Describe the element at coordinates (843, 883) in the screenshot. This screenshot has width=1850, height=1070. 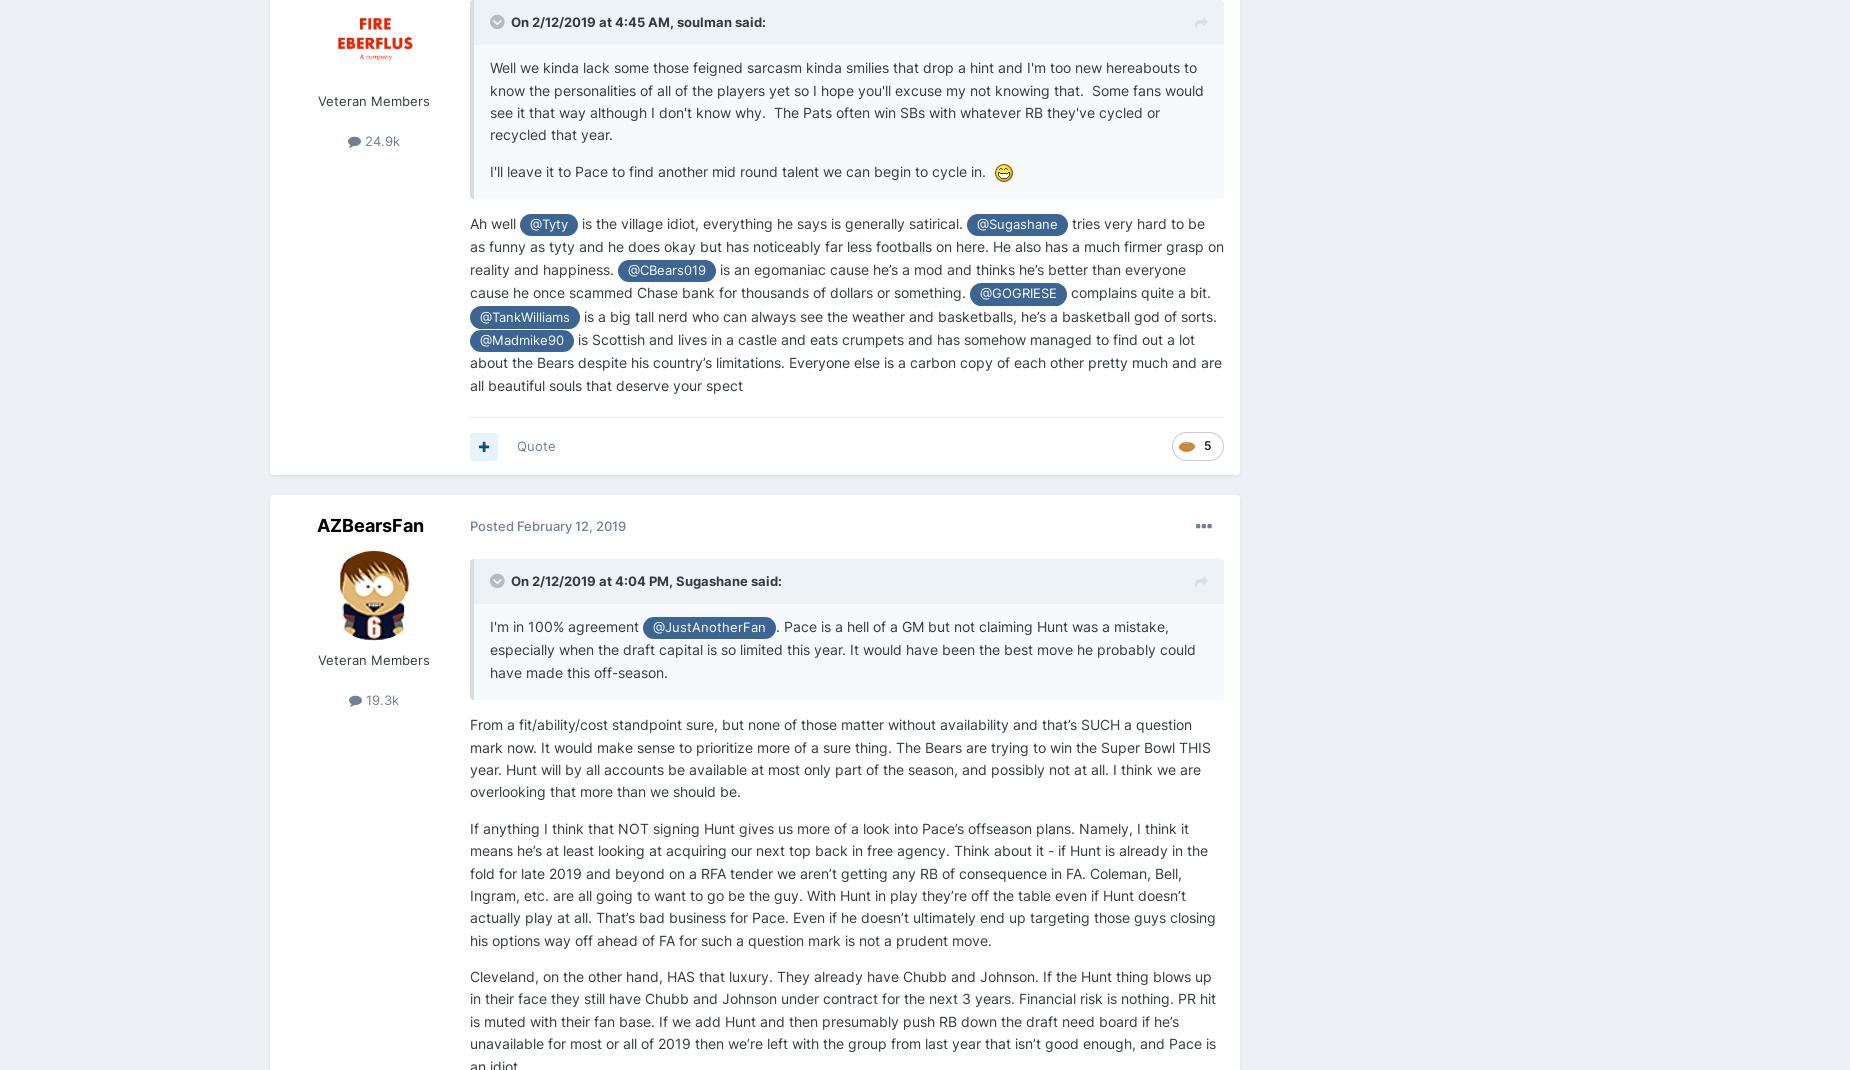
I see `'If anything I think that NOT signing Hunt gives us more of a look into Pace’s offseason plans. Namely, I think it means he’s at least looking at acquiring our next top back in free agency. Think about it - if Hunt is already in the fold for late 2019 and beyond on a RFA tender we aren’t getting any RB of consequence in FA. Coleman, Bell, Ingram, etc. are all going to want to go be the guy. With Hunt in play they’re off the table even if Hunt doesn’t actually play at all. That’s bad business for Pace. Even if he doesn’t ultimately end up targeting those guys closing his options way off ahead of FA for such a question mark is not a prudent move.'` at that location.